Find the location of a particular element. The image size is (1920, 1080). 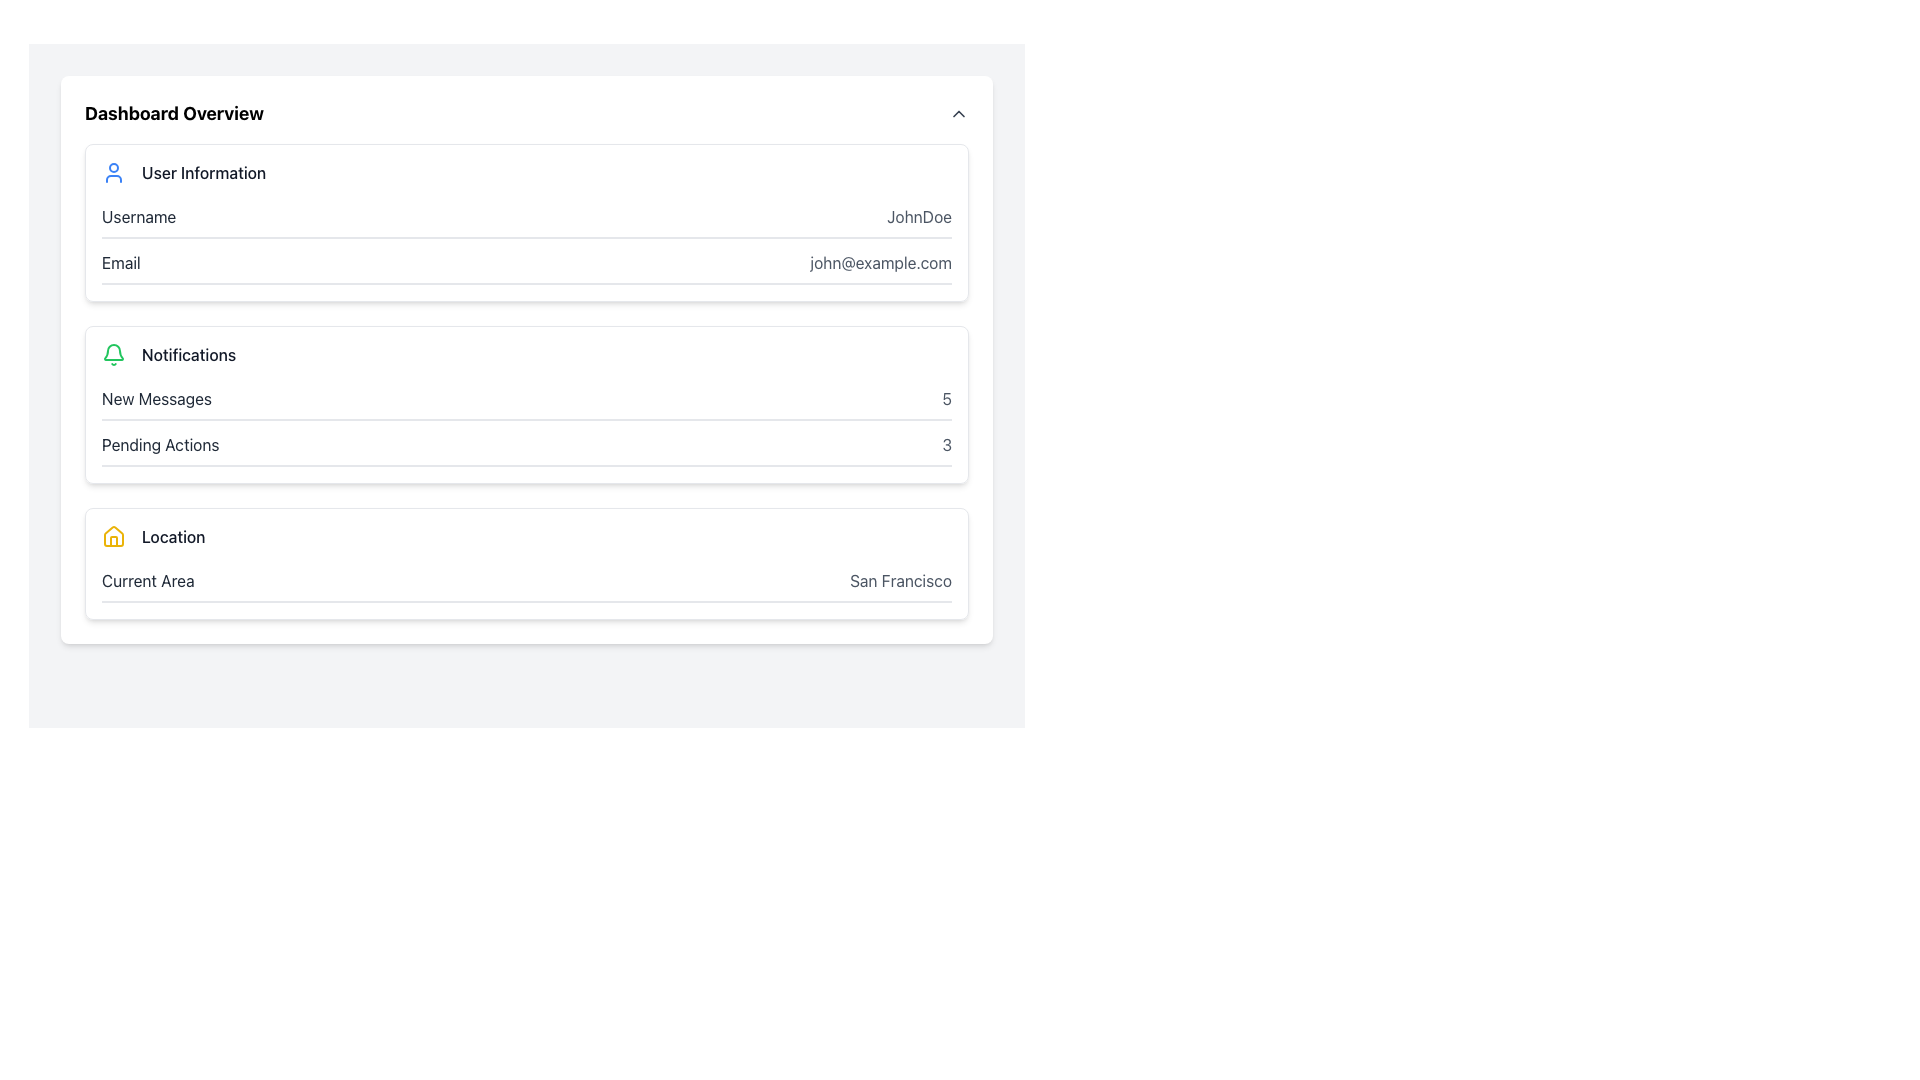

the curved part of the bell icon located in the notification section on the dashboard overview page is located at coordinates (113, 351).